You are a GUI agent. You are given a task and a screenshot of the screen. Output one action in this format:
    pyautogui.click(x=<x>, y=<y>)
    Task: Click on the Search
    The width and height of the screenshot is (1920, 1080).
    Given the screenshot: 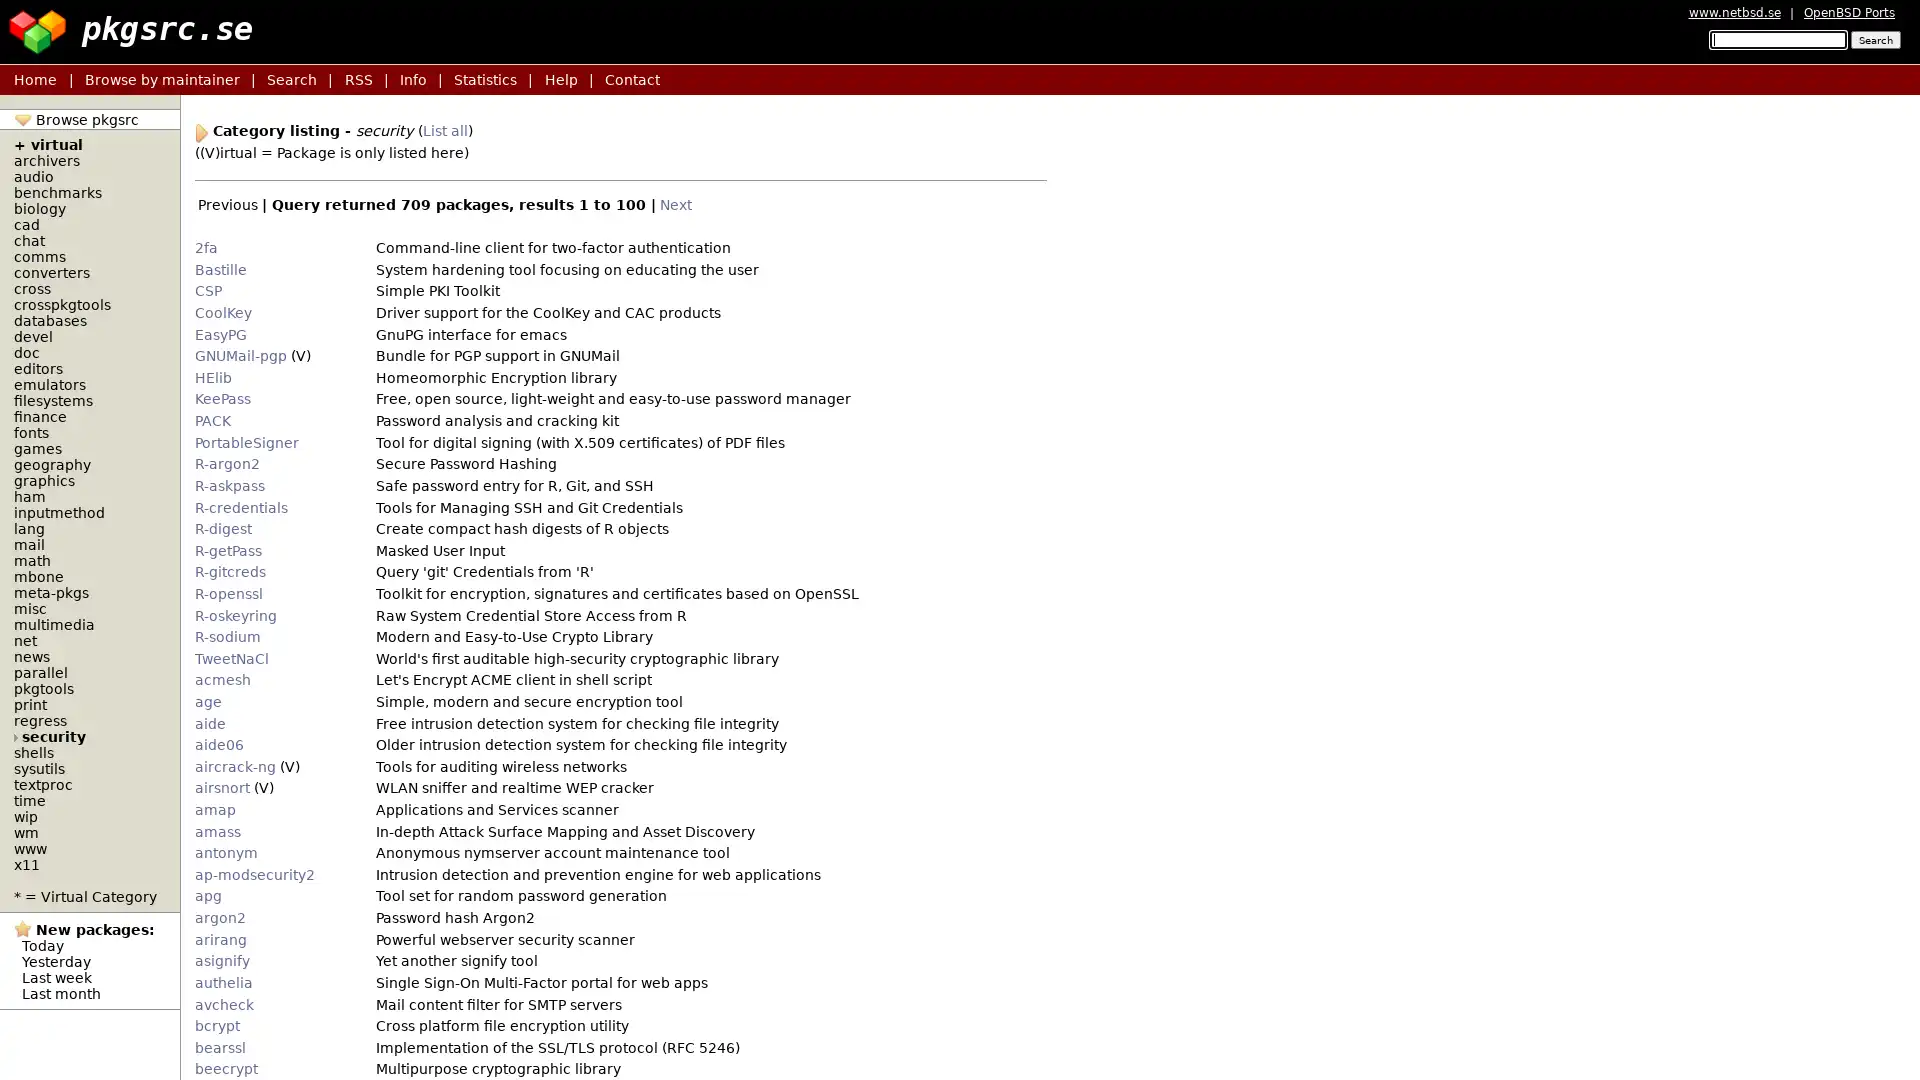 What is the action you would take?
    pyautogui.click(x=1874, y=39)
    